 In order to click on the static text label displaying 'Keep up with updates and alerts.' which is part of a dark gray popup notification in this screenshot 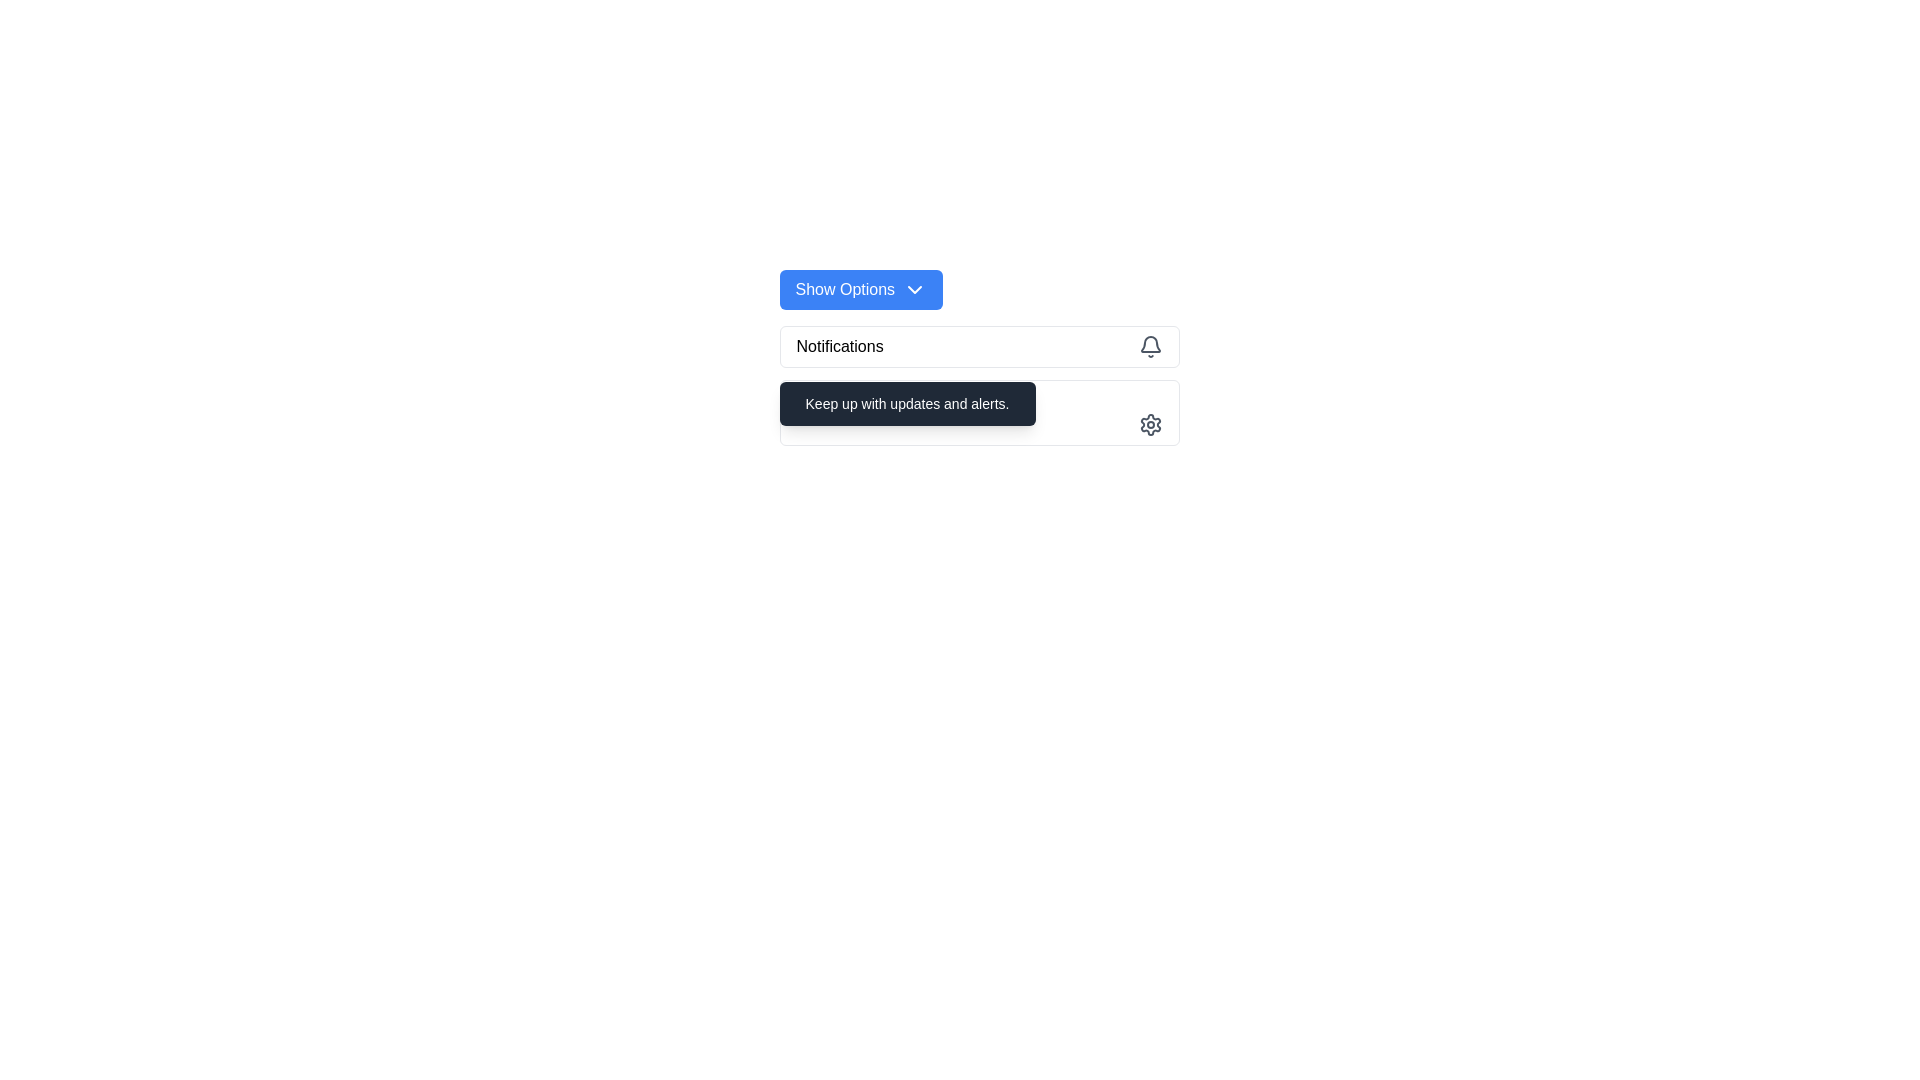, I will do `click(906, 404)`.